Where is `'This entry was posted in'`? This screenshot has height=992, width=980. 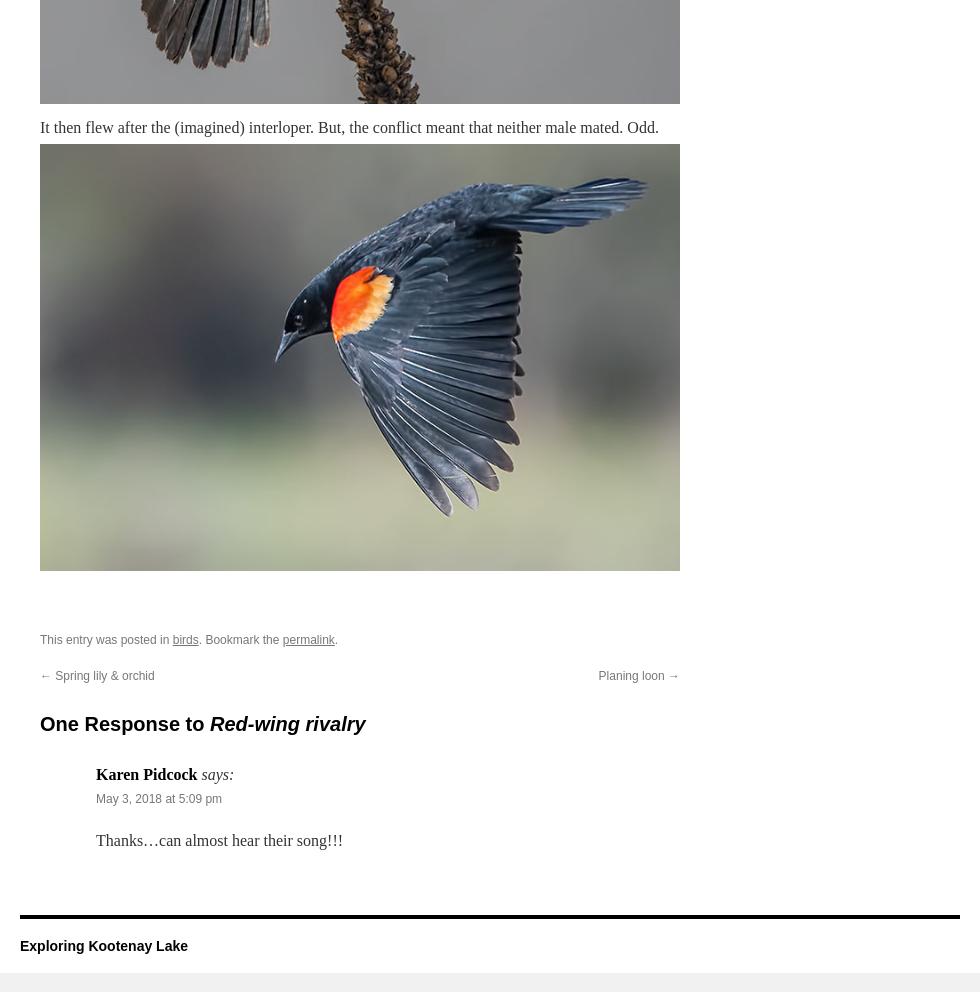
'This entry was posted in' is located at coordinates (106, 639).